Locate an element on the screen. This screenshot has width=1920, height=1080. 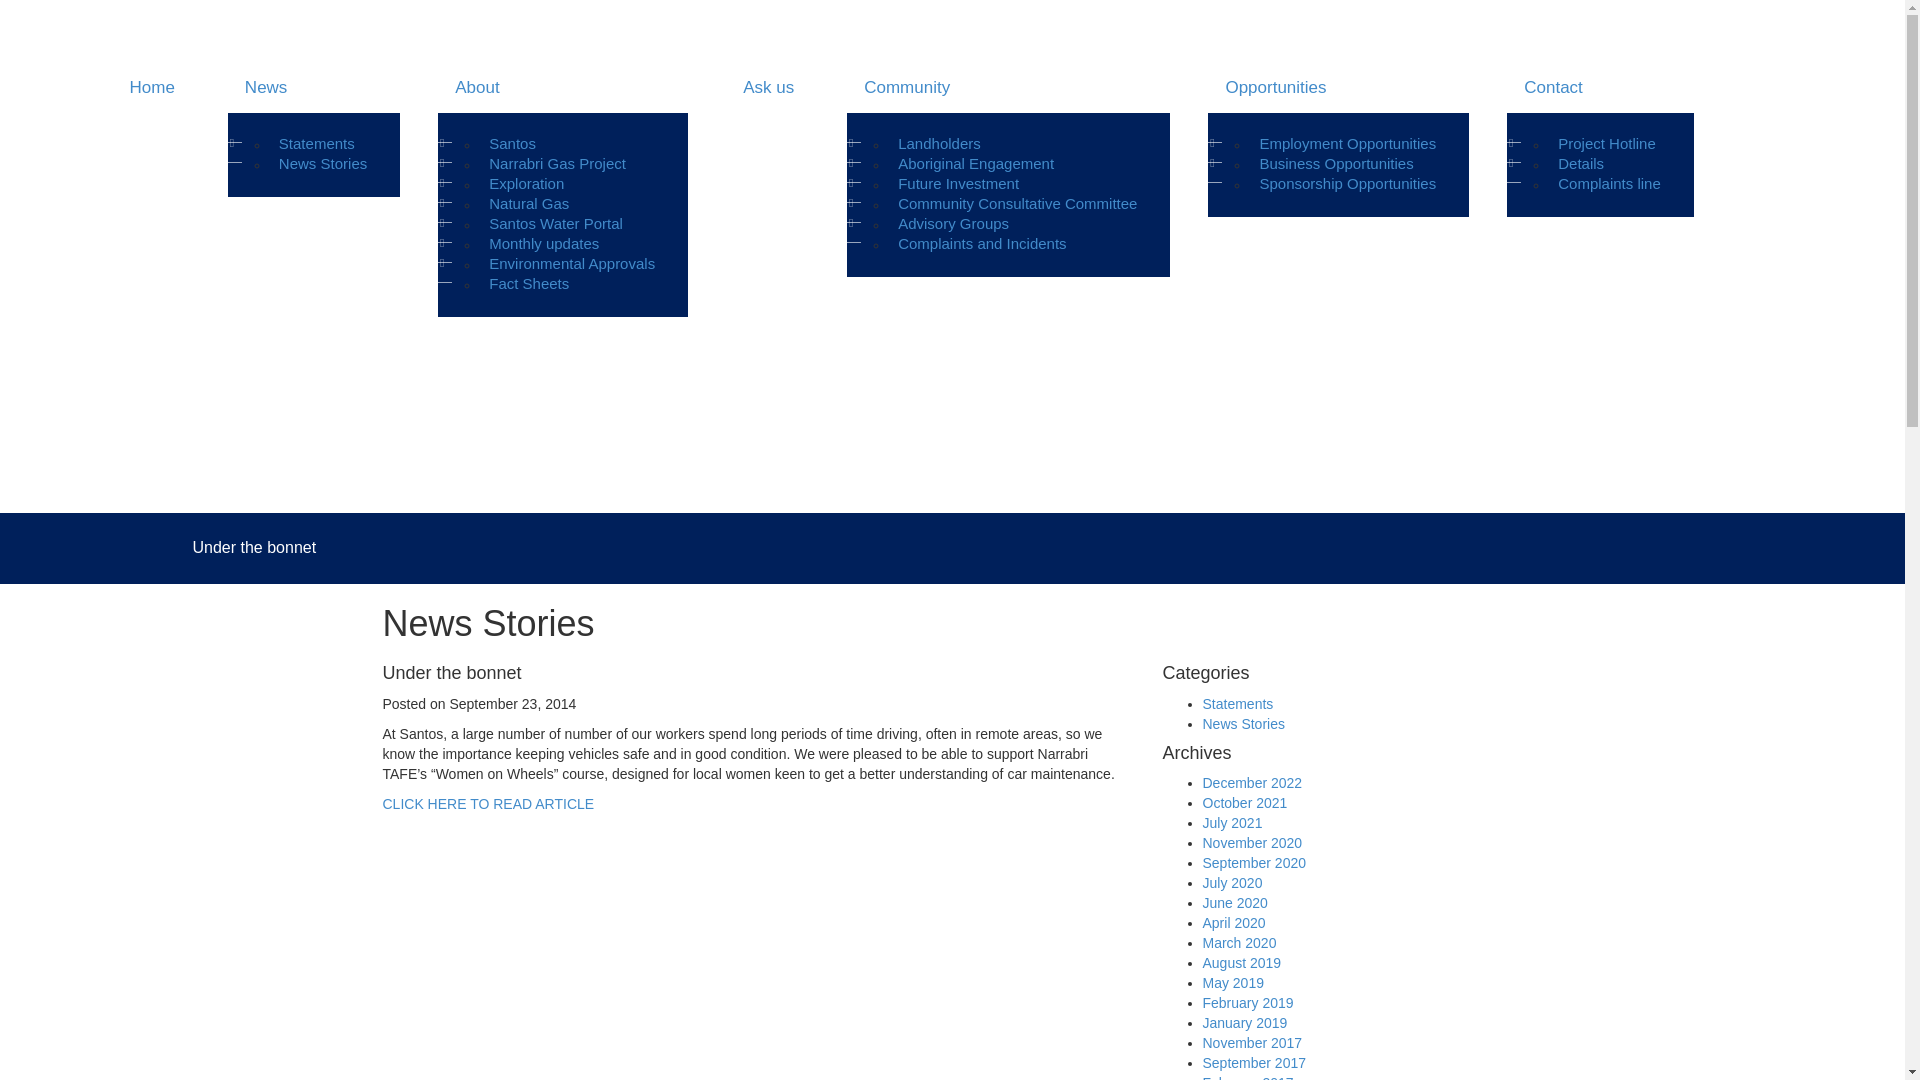
'News' is located at coordinates (312, 87).